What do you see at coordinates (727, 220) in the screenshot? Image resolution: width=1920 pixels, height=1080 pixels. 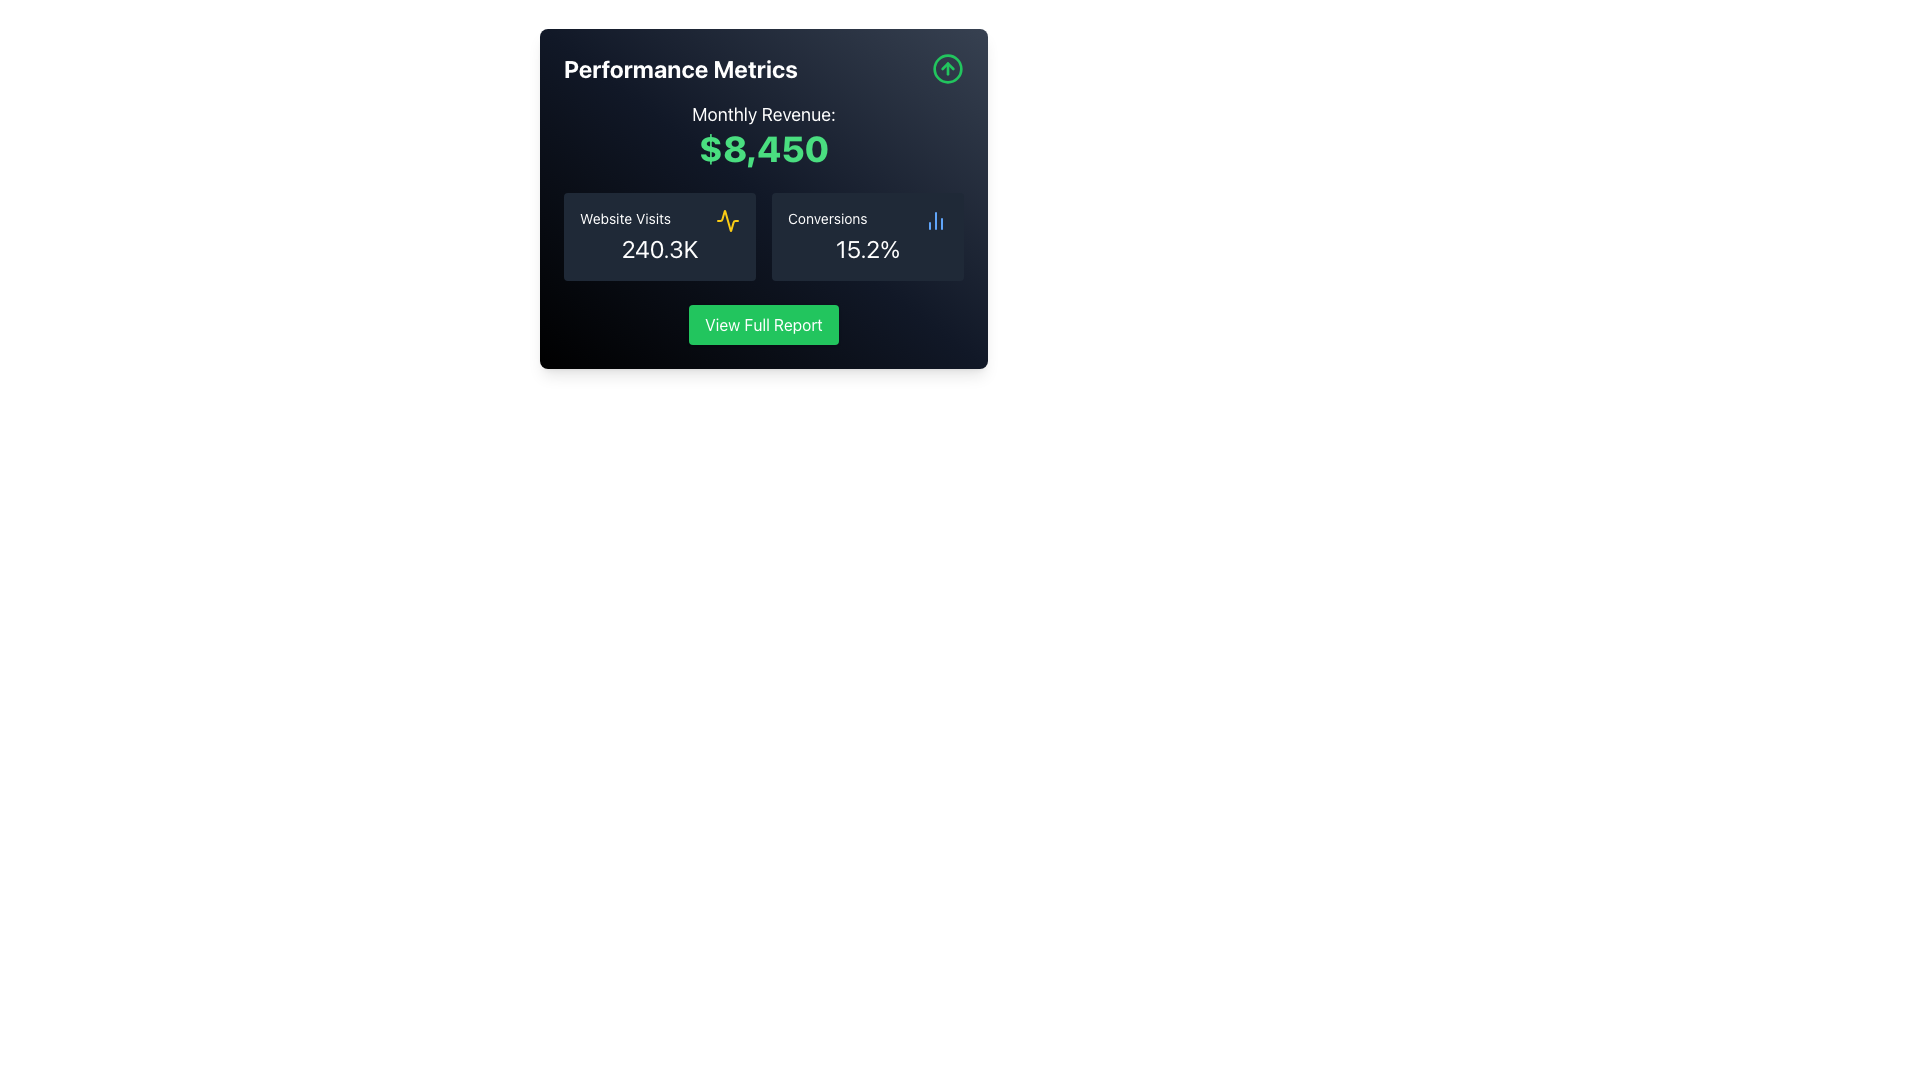 I see `the icon representing website traffic, located to the right of 'Website Visits' text` at bounding box center [727, 220].